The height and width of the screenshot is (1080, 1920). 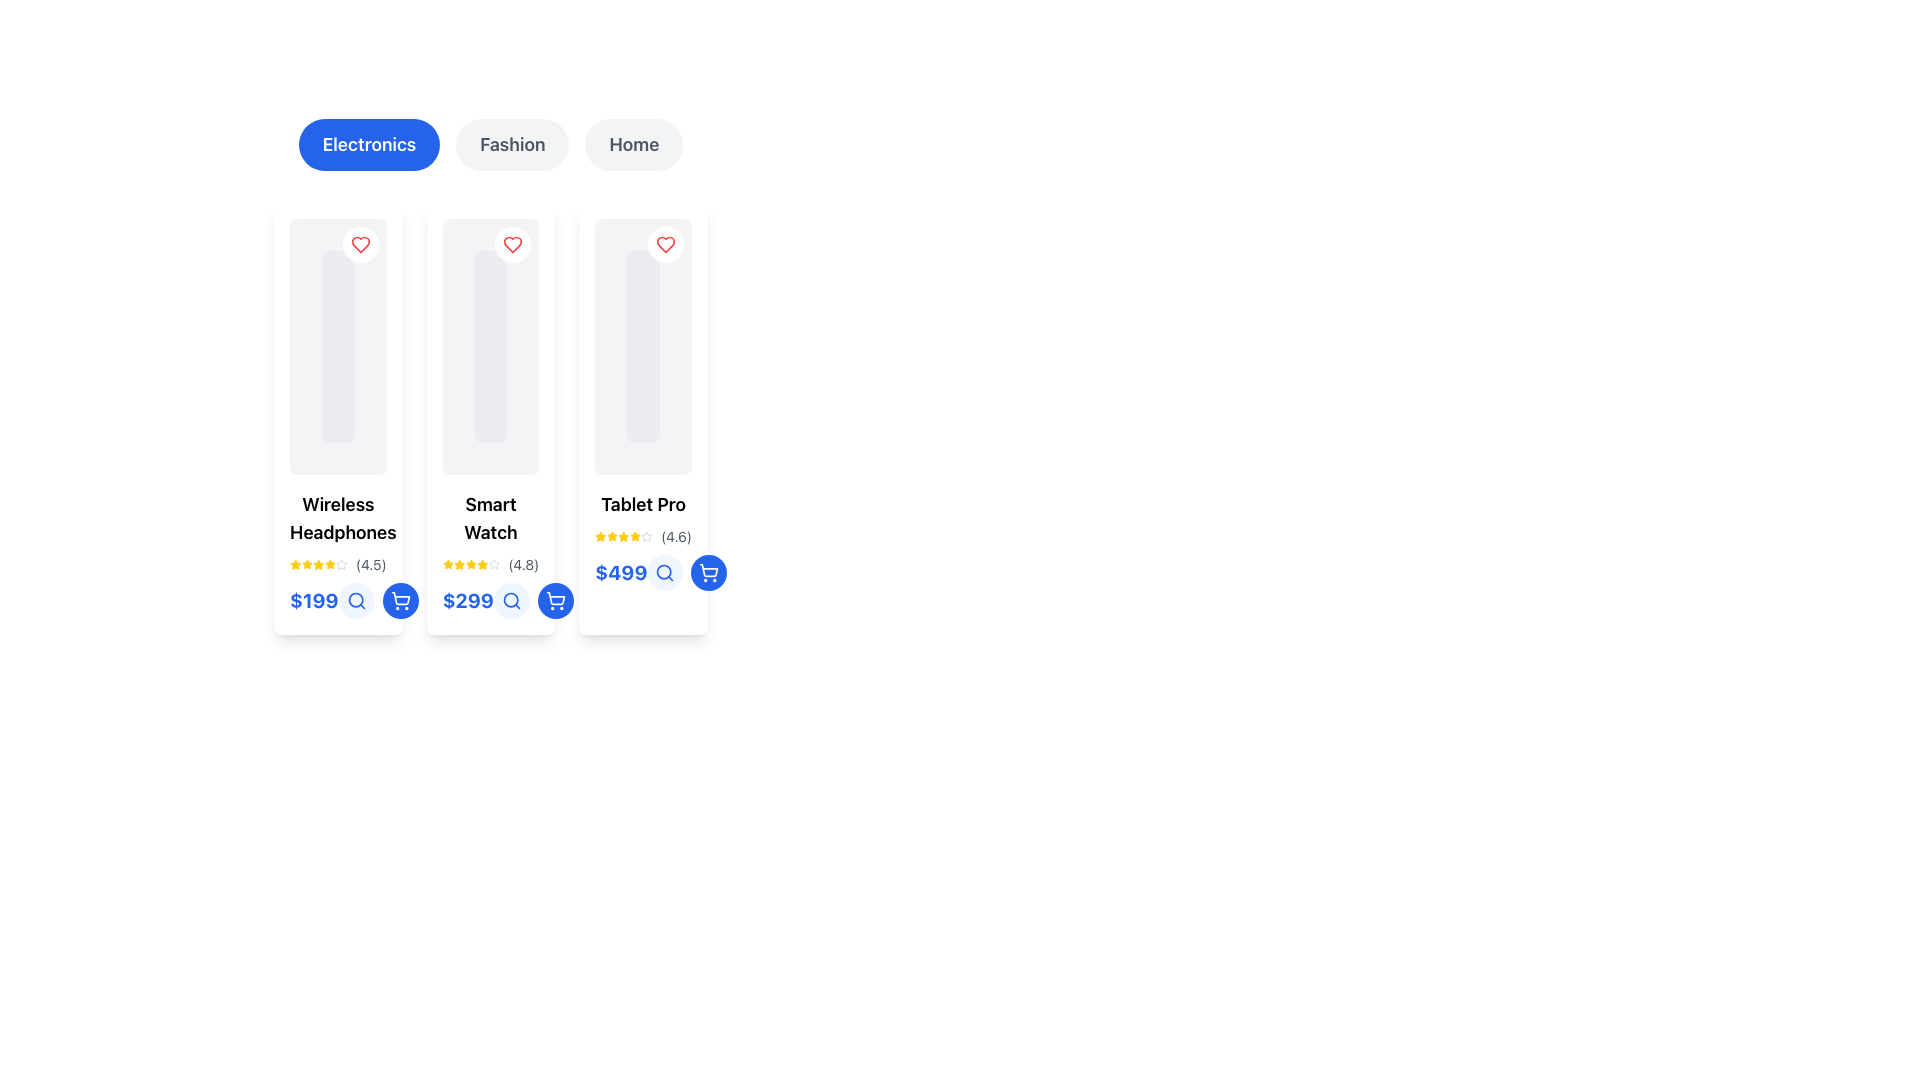 I want to click on the 'Electronics' button, which has a bold white sans-serif font on a blue rounded background, located in the horizontal navigation bar at the top of the interface, so click(x=369, y=144).